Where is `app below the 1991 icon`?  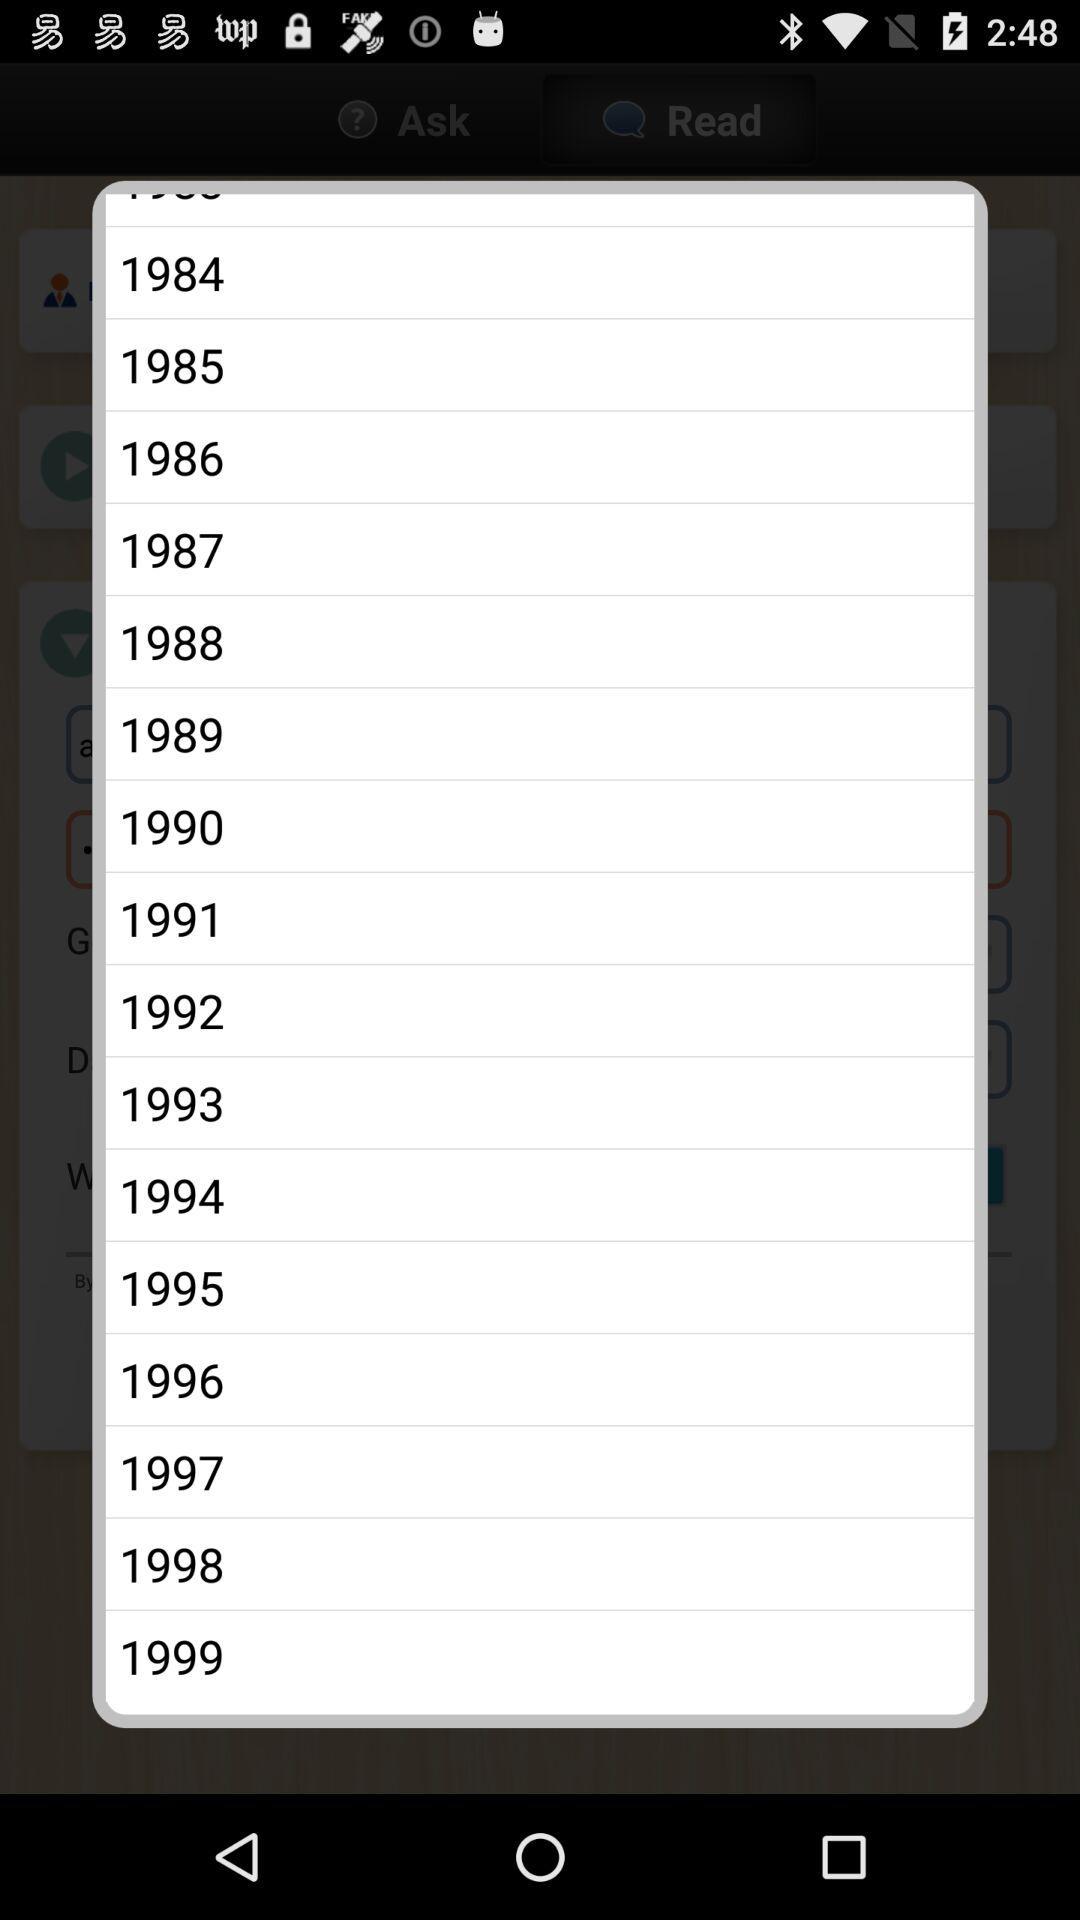
app below the 1991 icon is located at coordinates (540, 1010).